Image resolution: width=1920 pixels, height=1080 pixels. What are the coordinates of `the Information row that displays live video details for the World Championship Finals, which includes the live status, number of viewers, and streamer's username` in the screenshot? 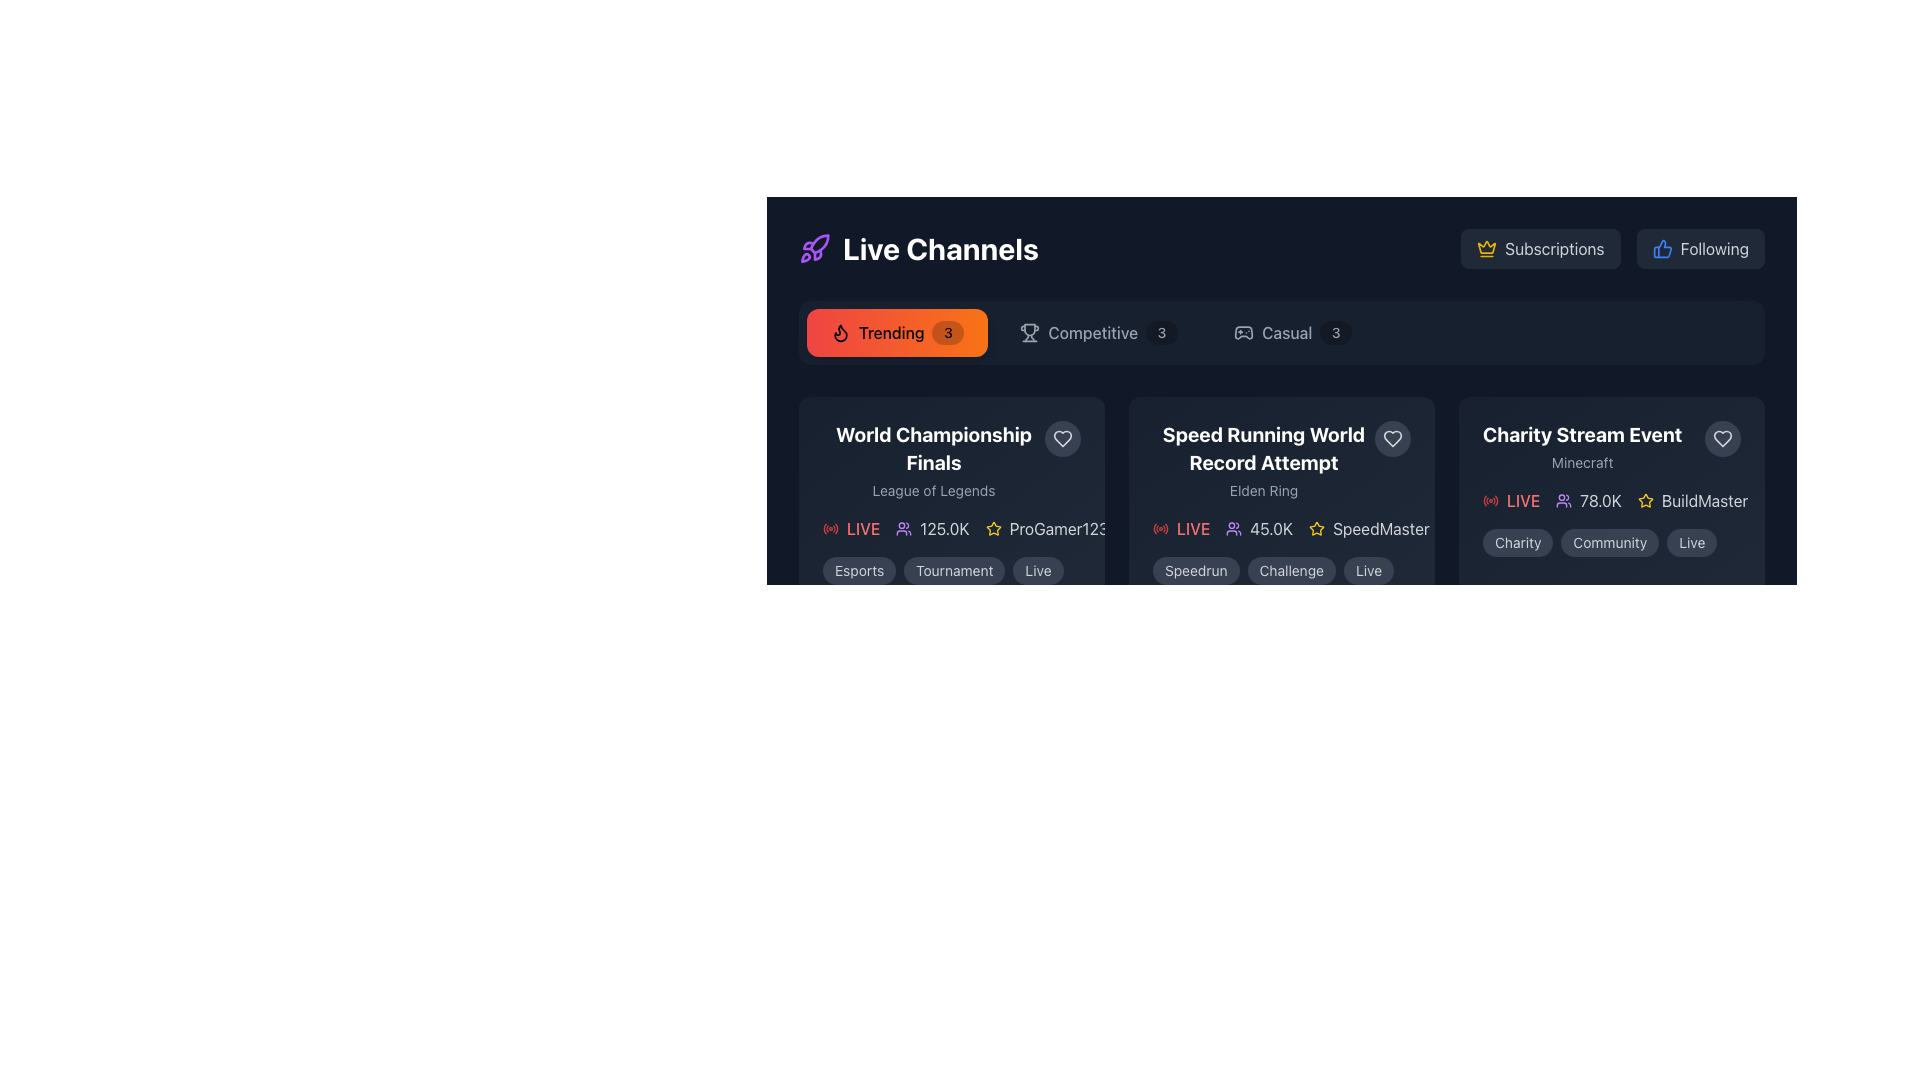 It's located at (950, 527).